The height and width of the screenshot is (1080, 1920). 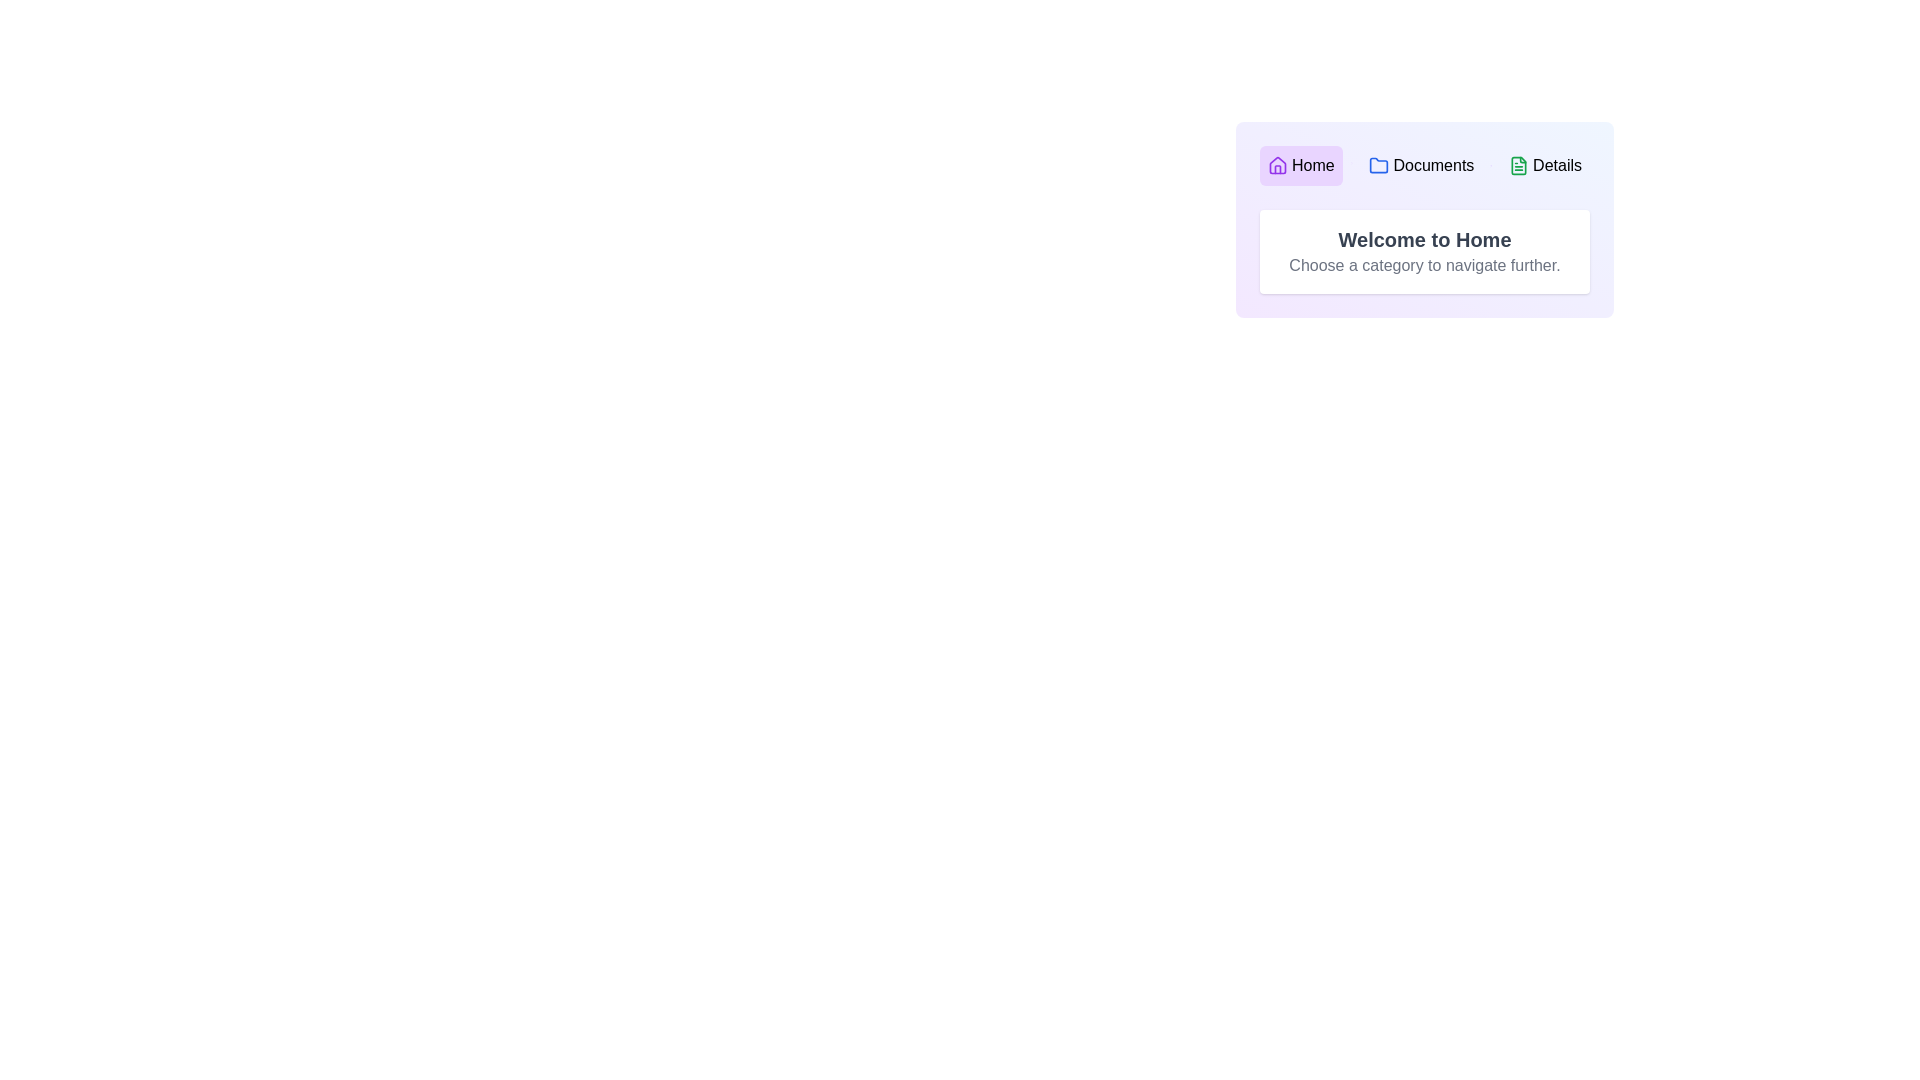 I want to click on the green icon in the navigation bar that represents the 'Details' menu option to interact with it, so click(x=1519, y=164).